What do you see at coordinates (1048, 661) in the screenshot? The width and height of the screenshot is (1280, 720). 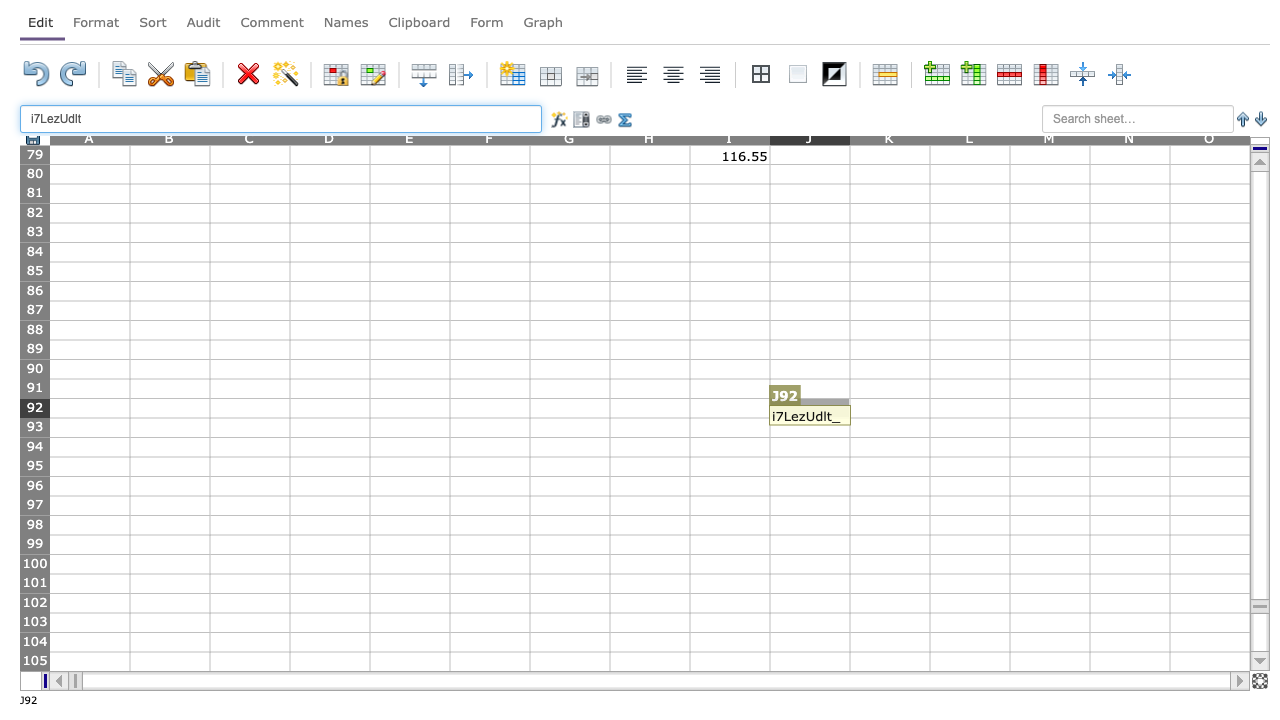 I see `column M row 105` at bounding box center [1048, 661].